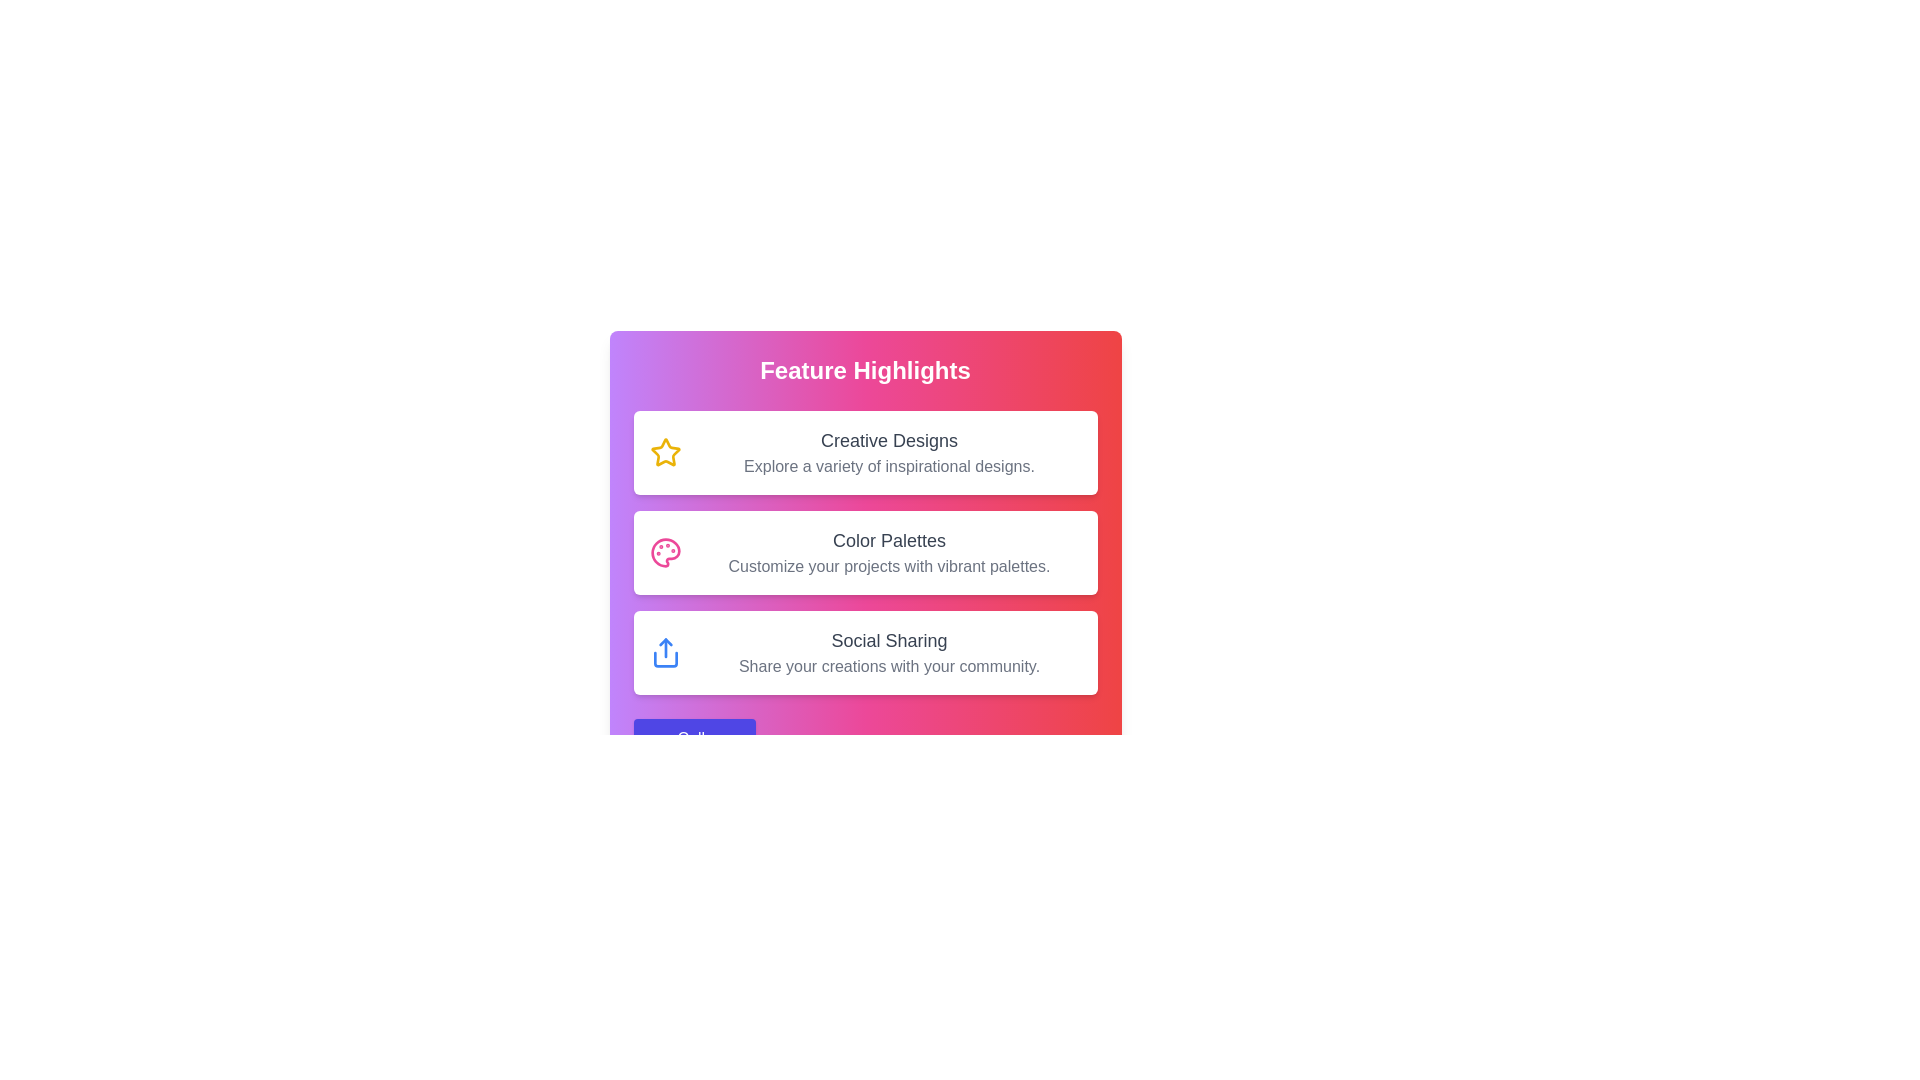 Image resolution: width=1920 pixels, height=1080 pixels. Describe the element at coordinates (665, 452) in the screenshot. I see `the yellow star icon located at the left side of the card titled 'Creative Designs' for accessibility purposes` at that location.